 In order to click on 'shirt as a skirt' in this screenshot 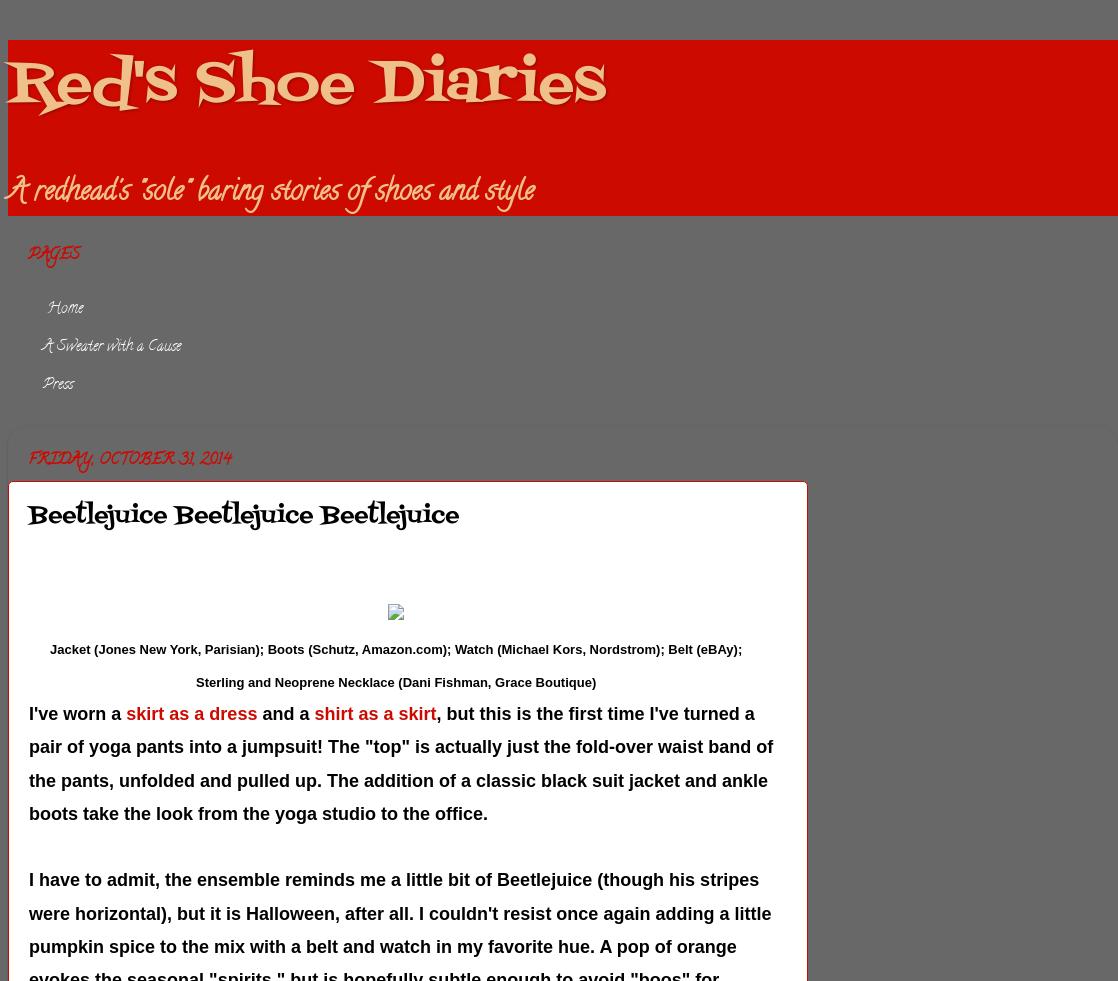, I will do `click(313, 713)`.